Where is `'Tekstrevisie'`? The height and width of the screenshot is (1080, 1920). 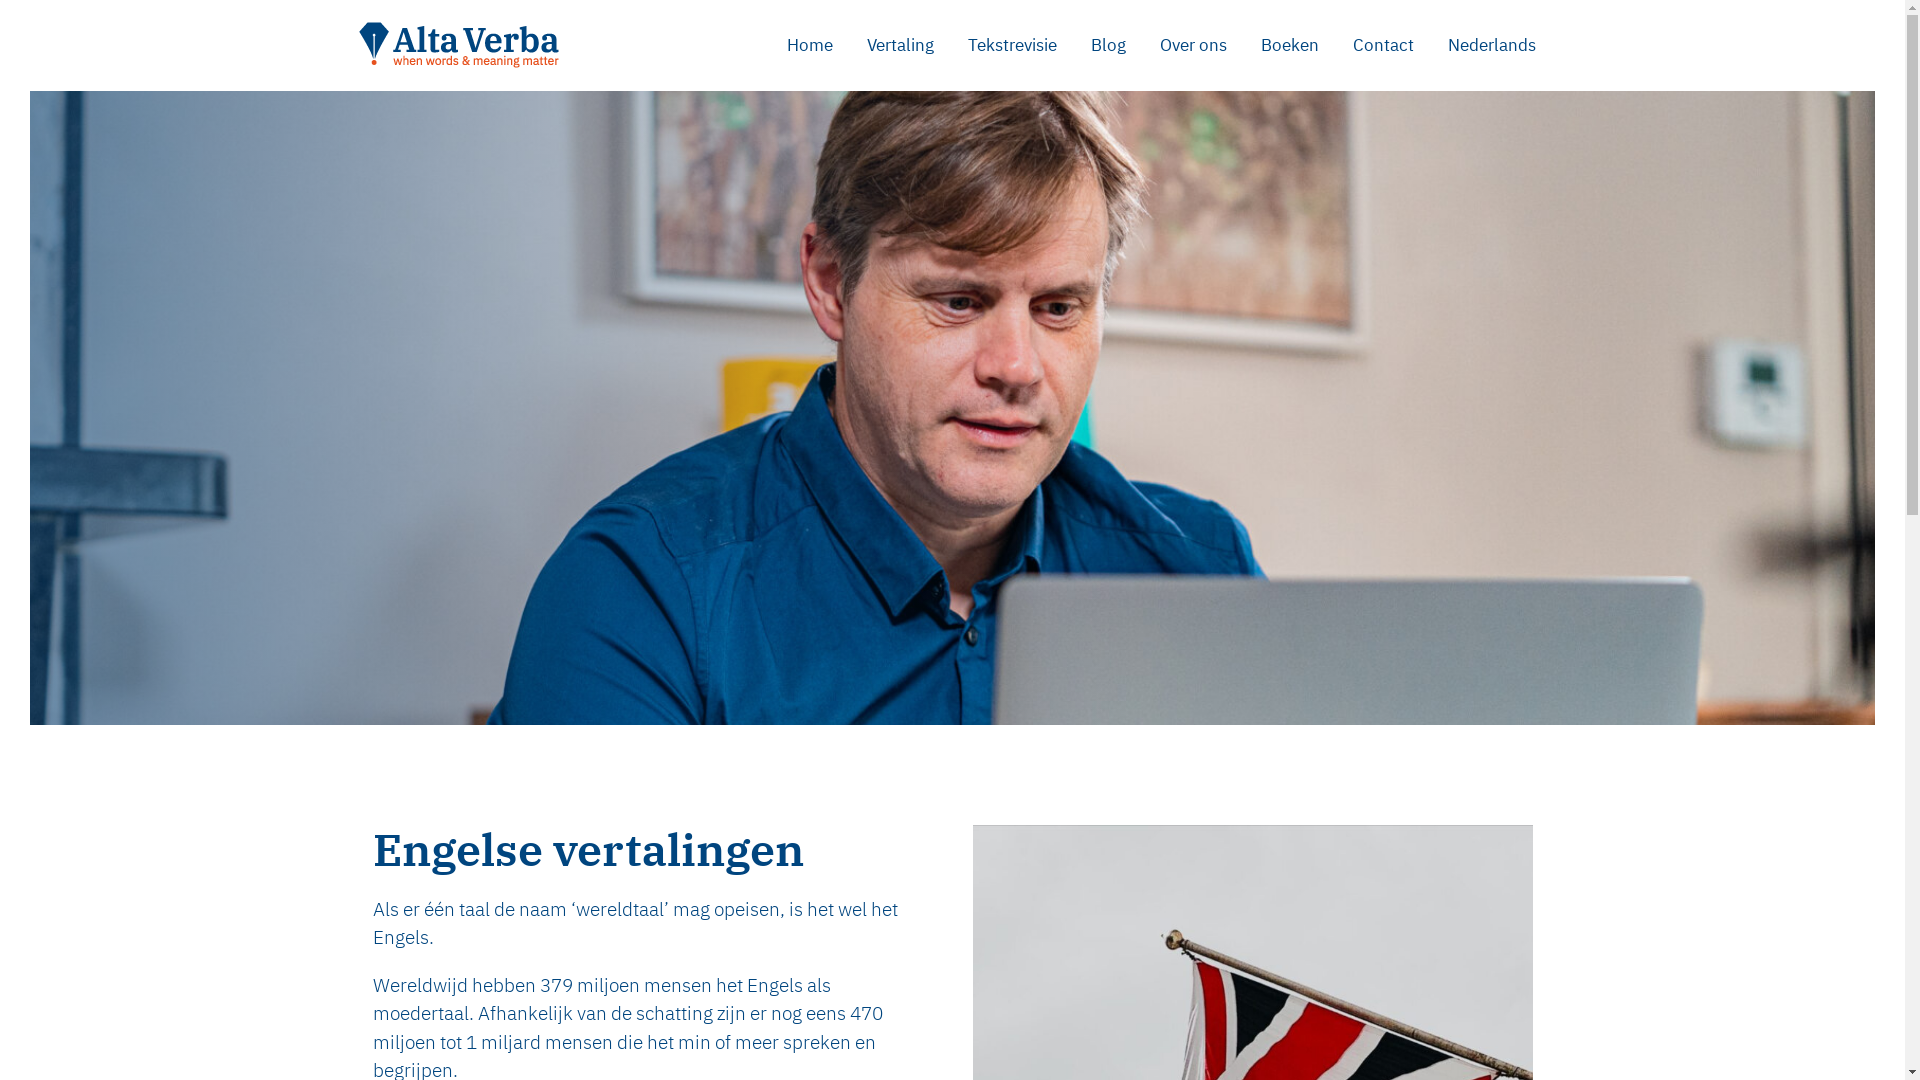 'Tekstrevisie' is located at coordinates (1011, 45).